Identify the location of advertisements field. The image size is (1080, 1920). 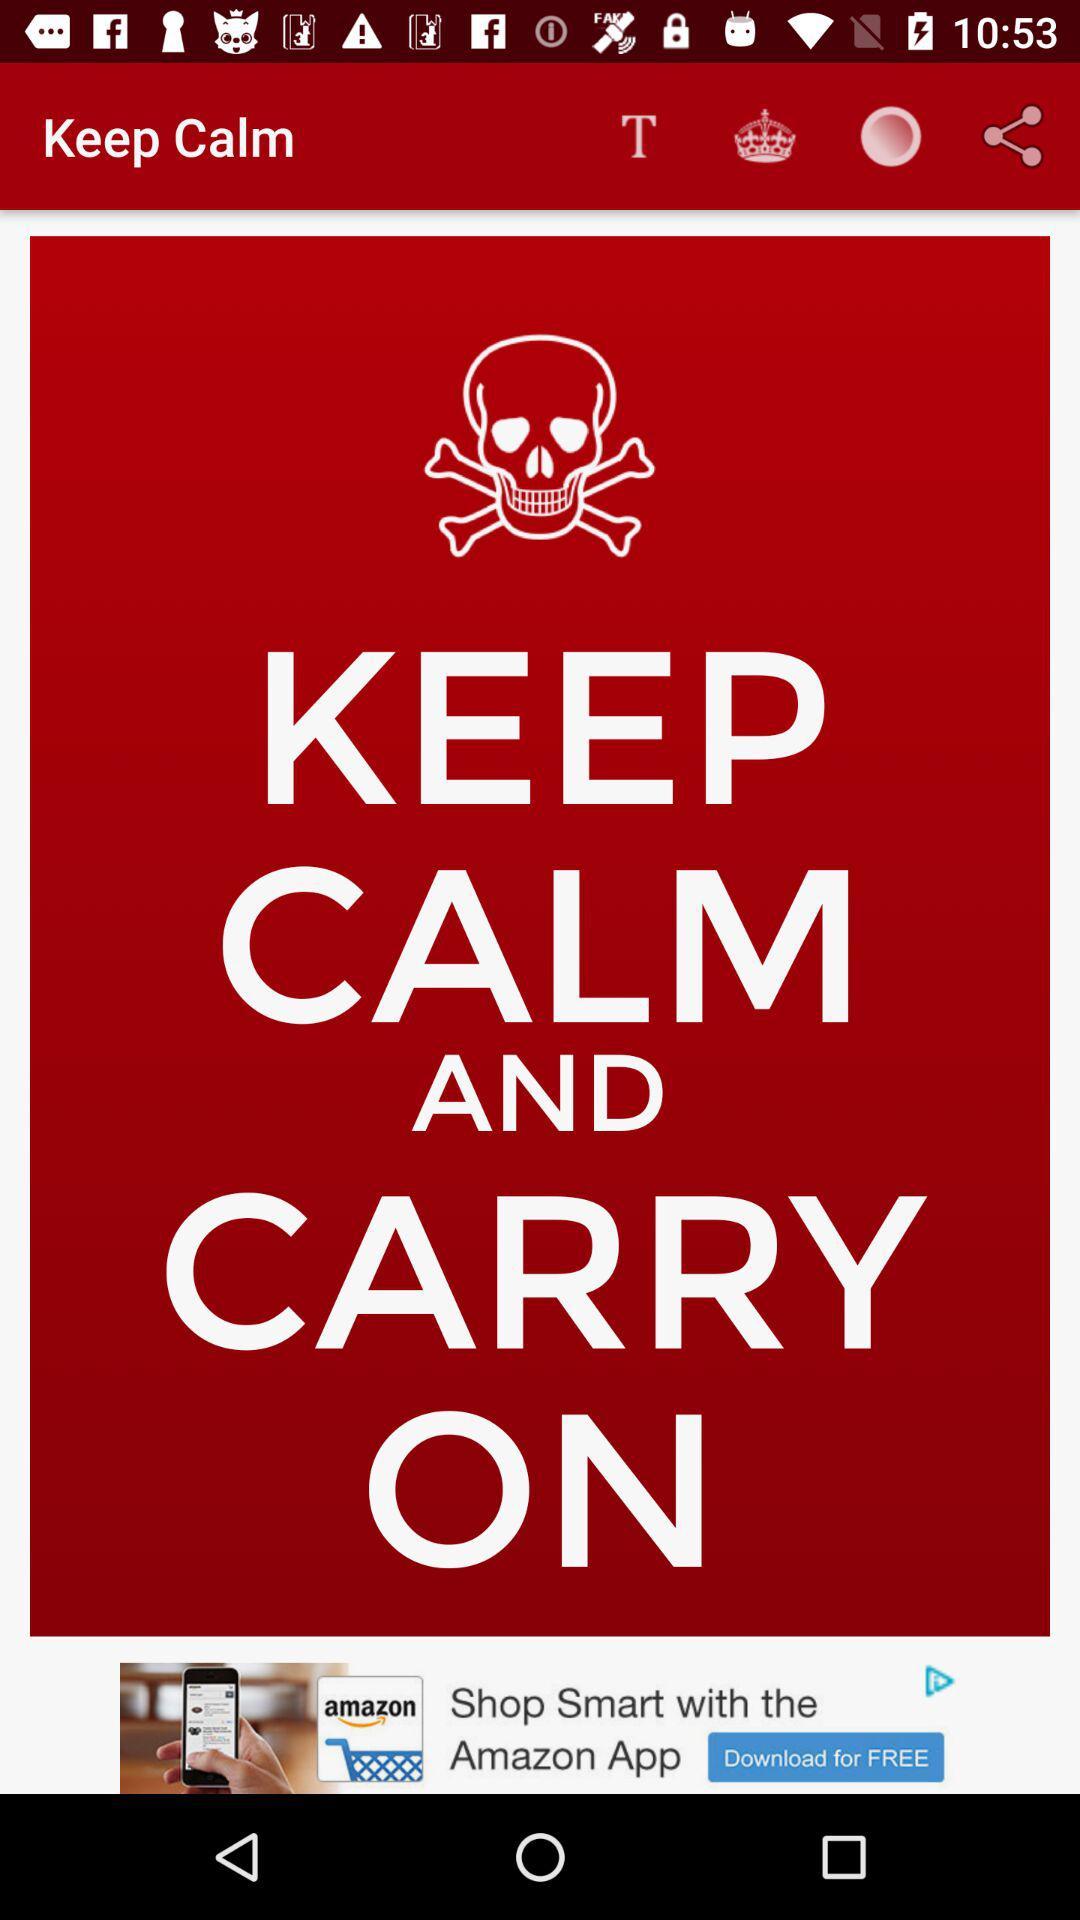
(540, 1727).